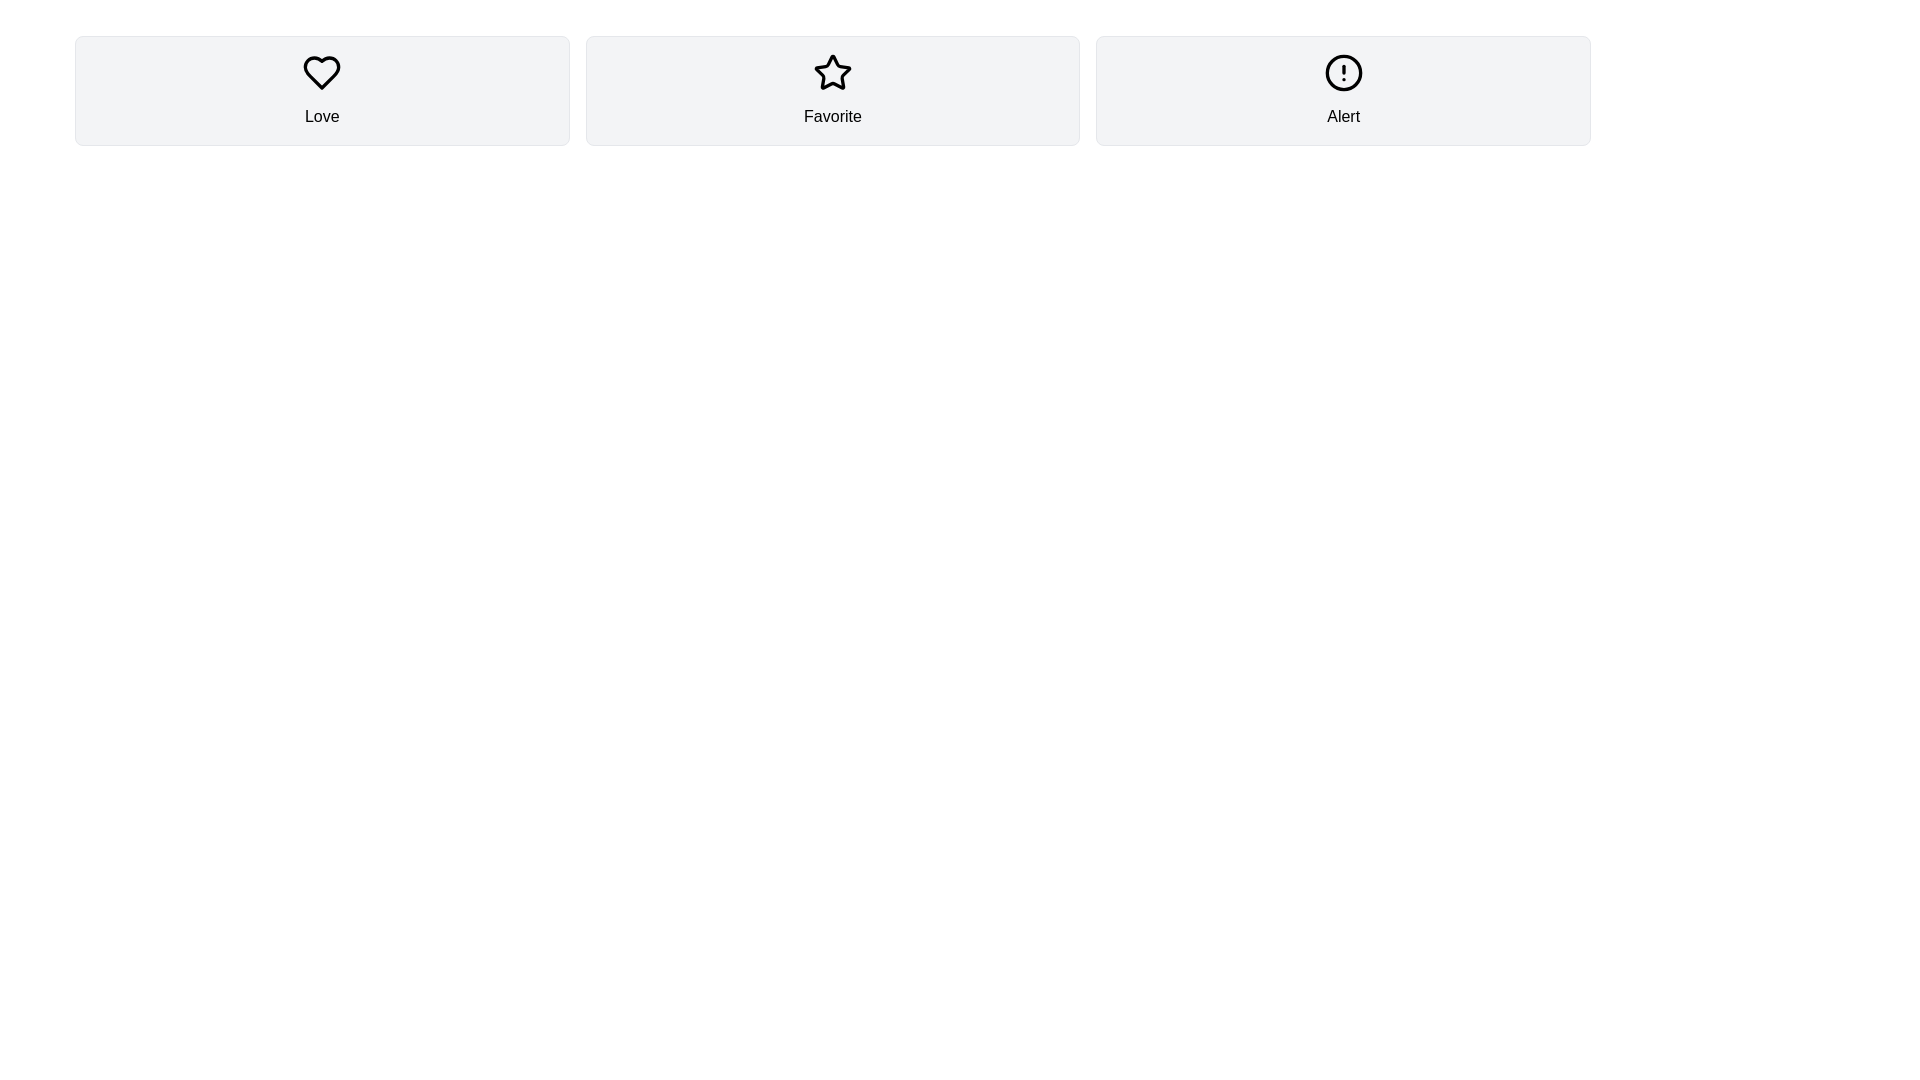 The width and height of the screenshot is (1920, 1080). Describe the element at coordinates (321, 116) in the screenshot. I see `the 'Love' text label located at the bottom of the first card, which is centrally aligned beneath a heart icon` at that location.